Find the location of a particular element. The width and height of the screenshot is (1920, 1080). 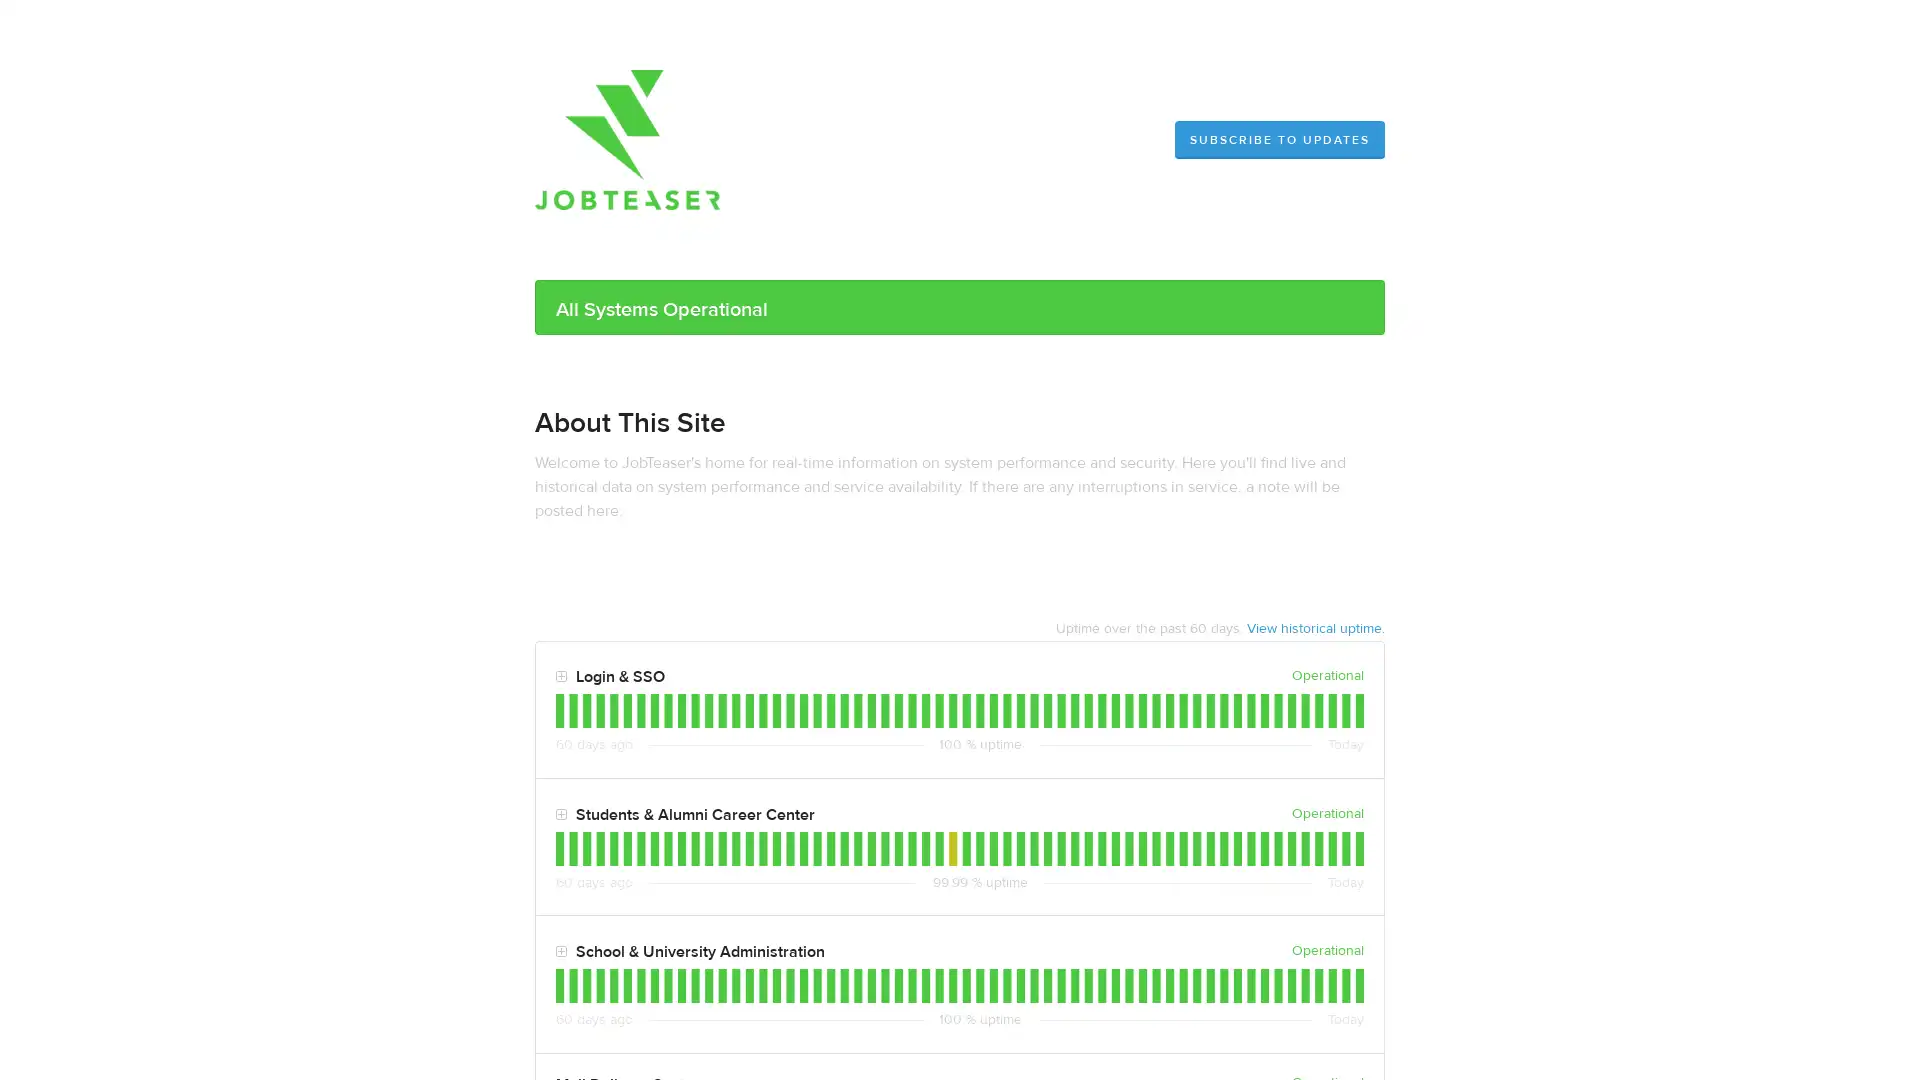

Toggle Students & Alumni Career Center is located at coordinates (560, 814).